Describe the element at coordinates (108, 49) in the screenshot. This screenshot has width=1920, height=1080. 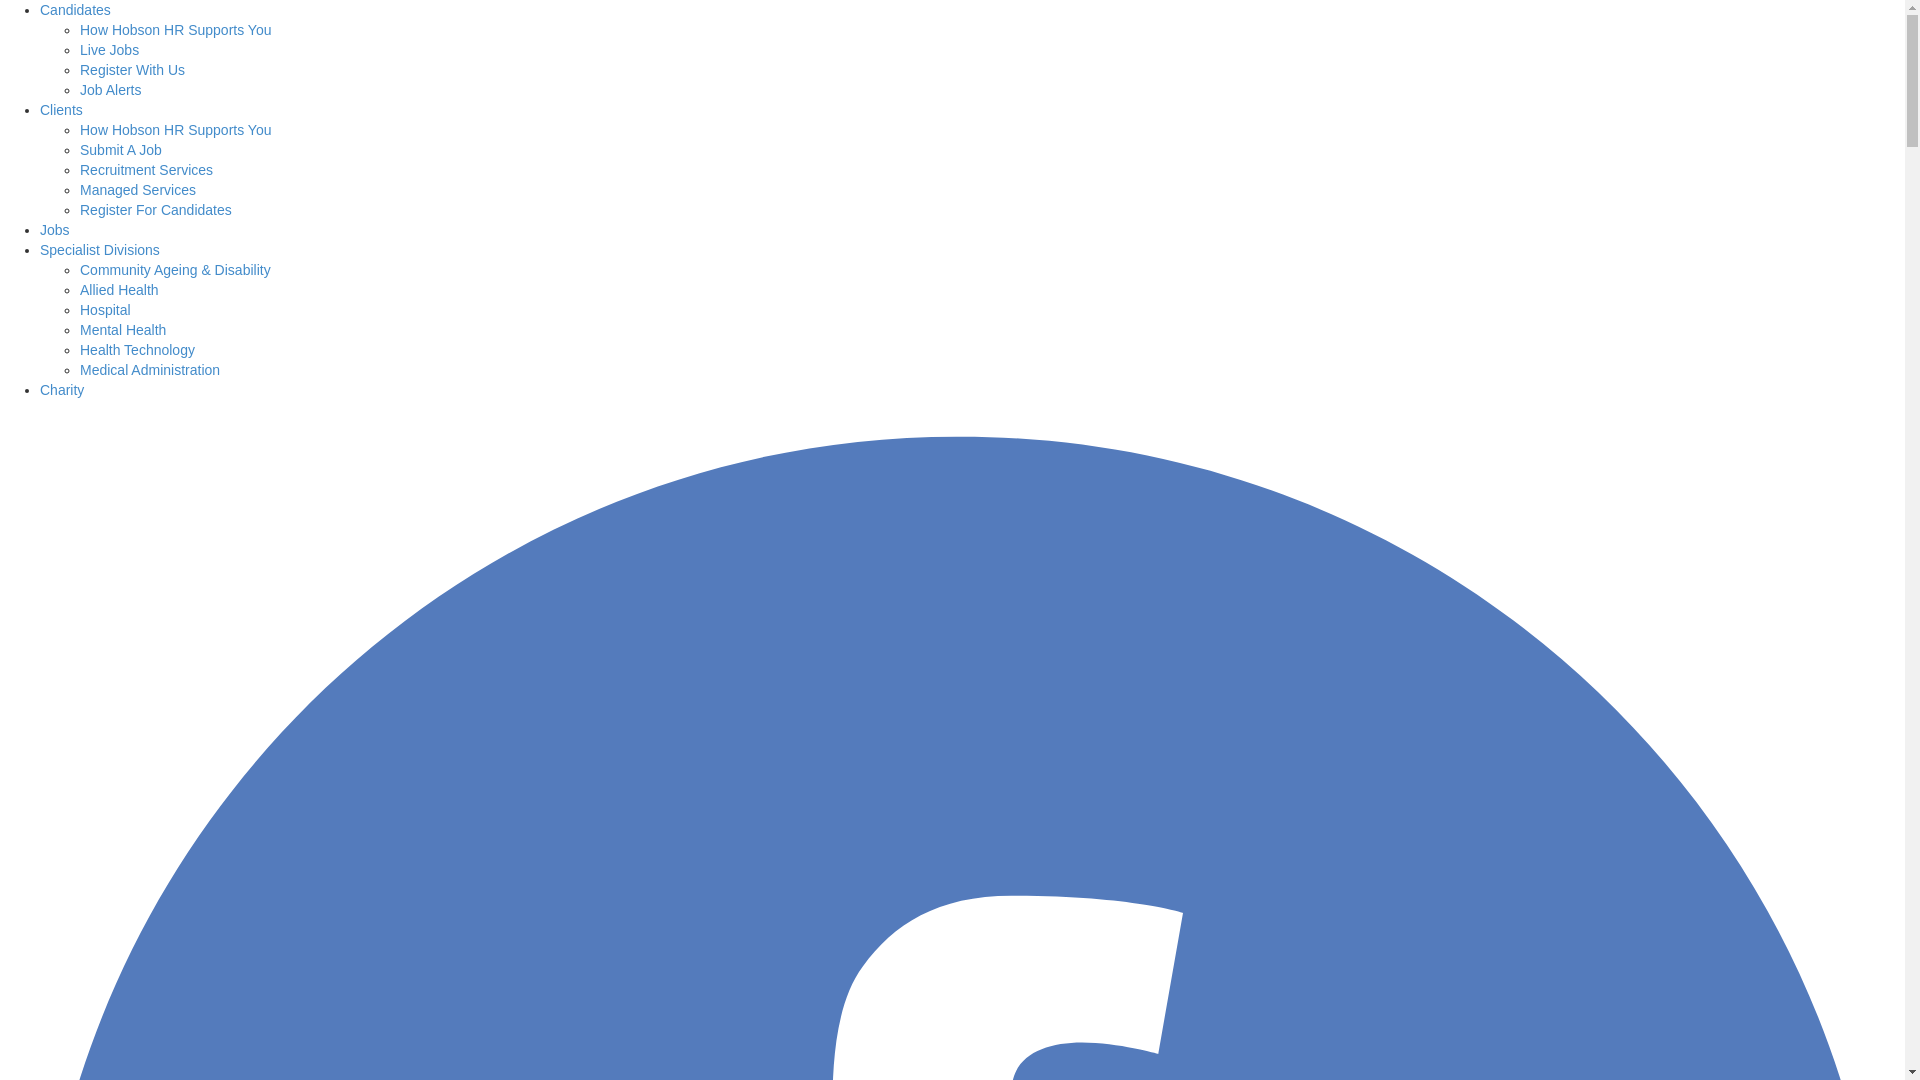
I see `'Live Jobs'` at that location.